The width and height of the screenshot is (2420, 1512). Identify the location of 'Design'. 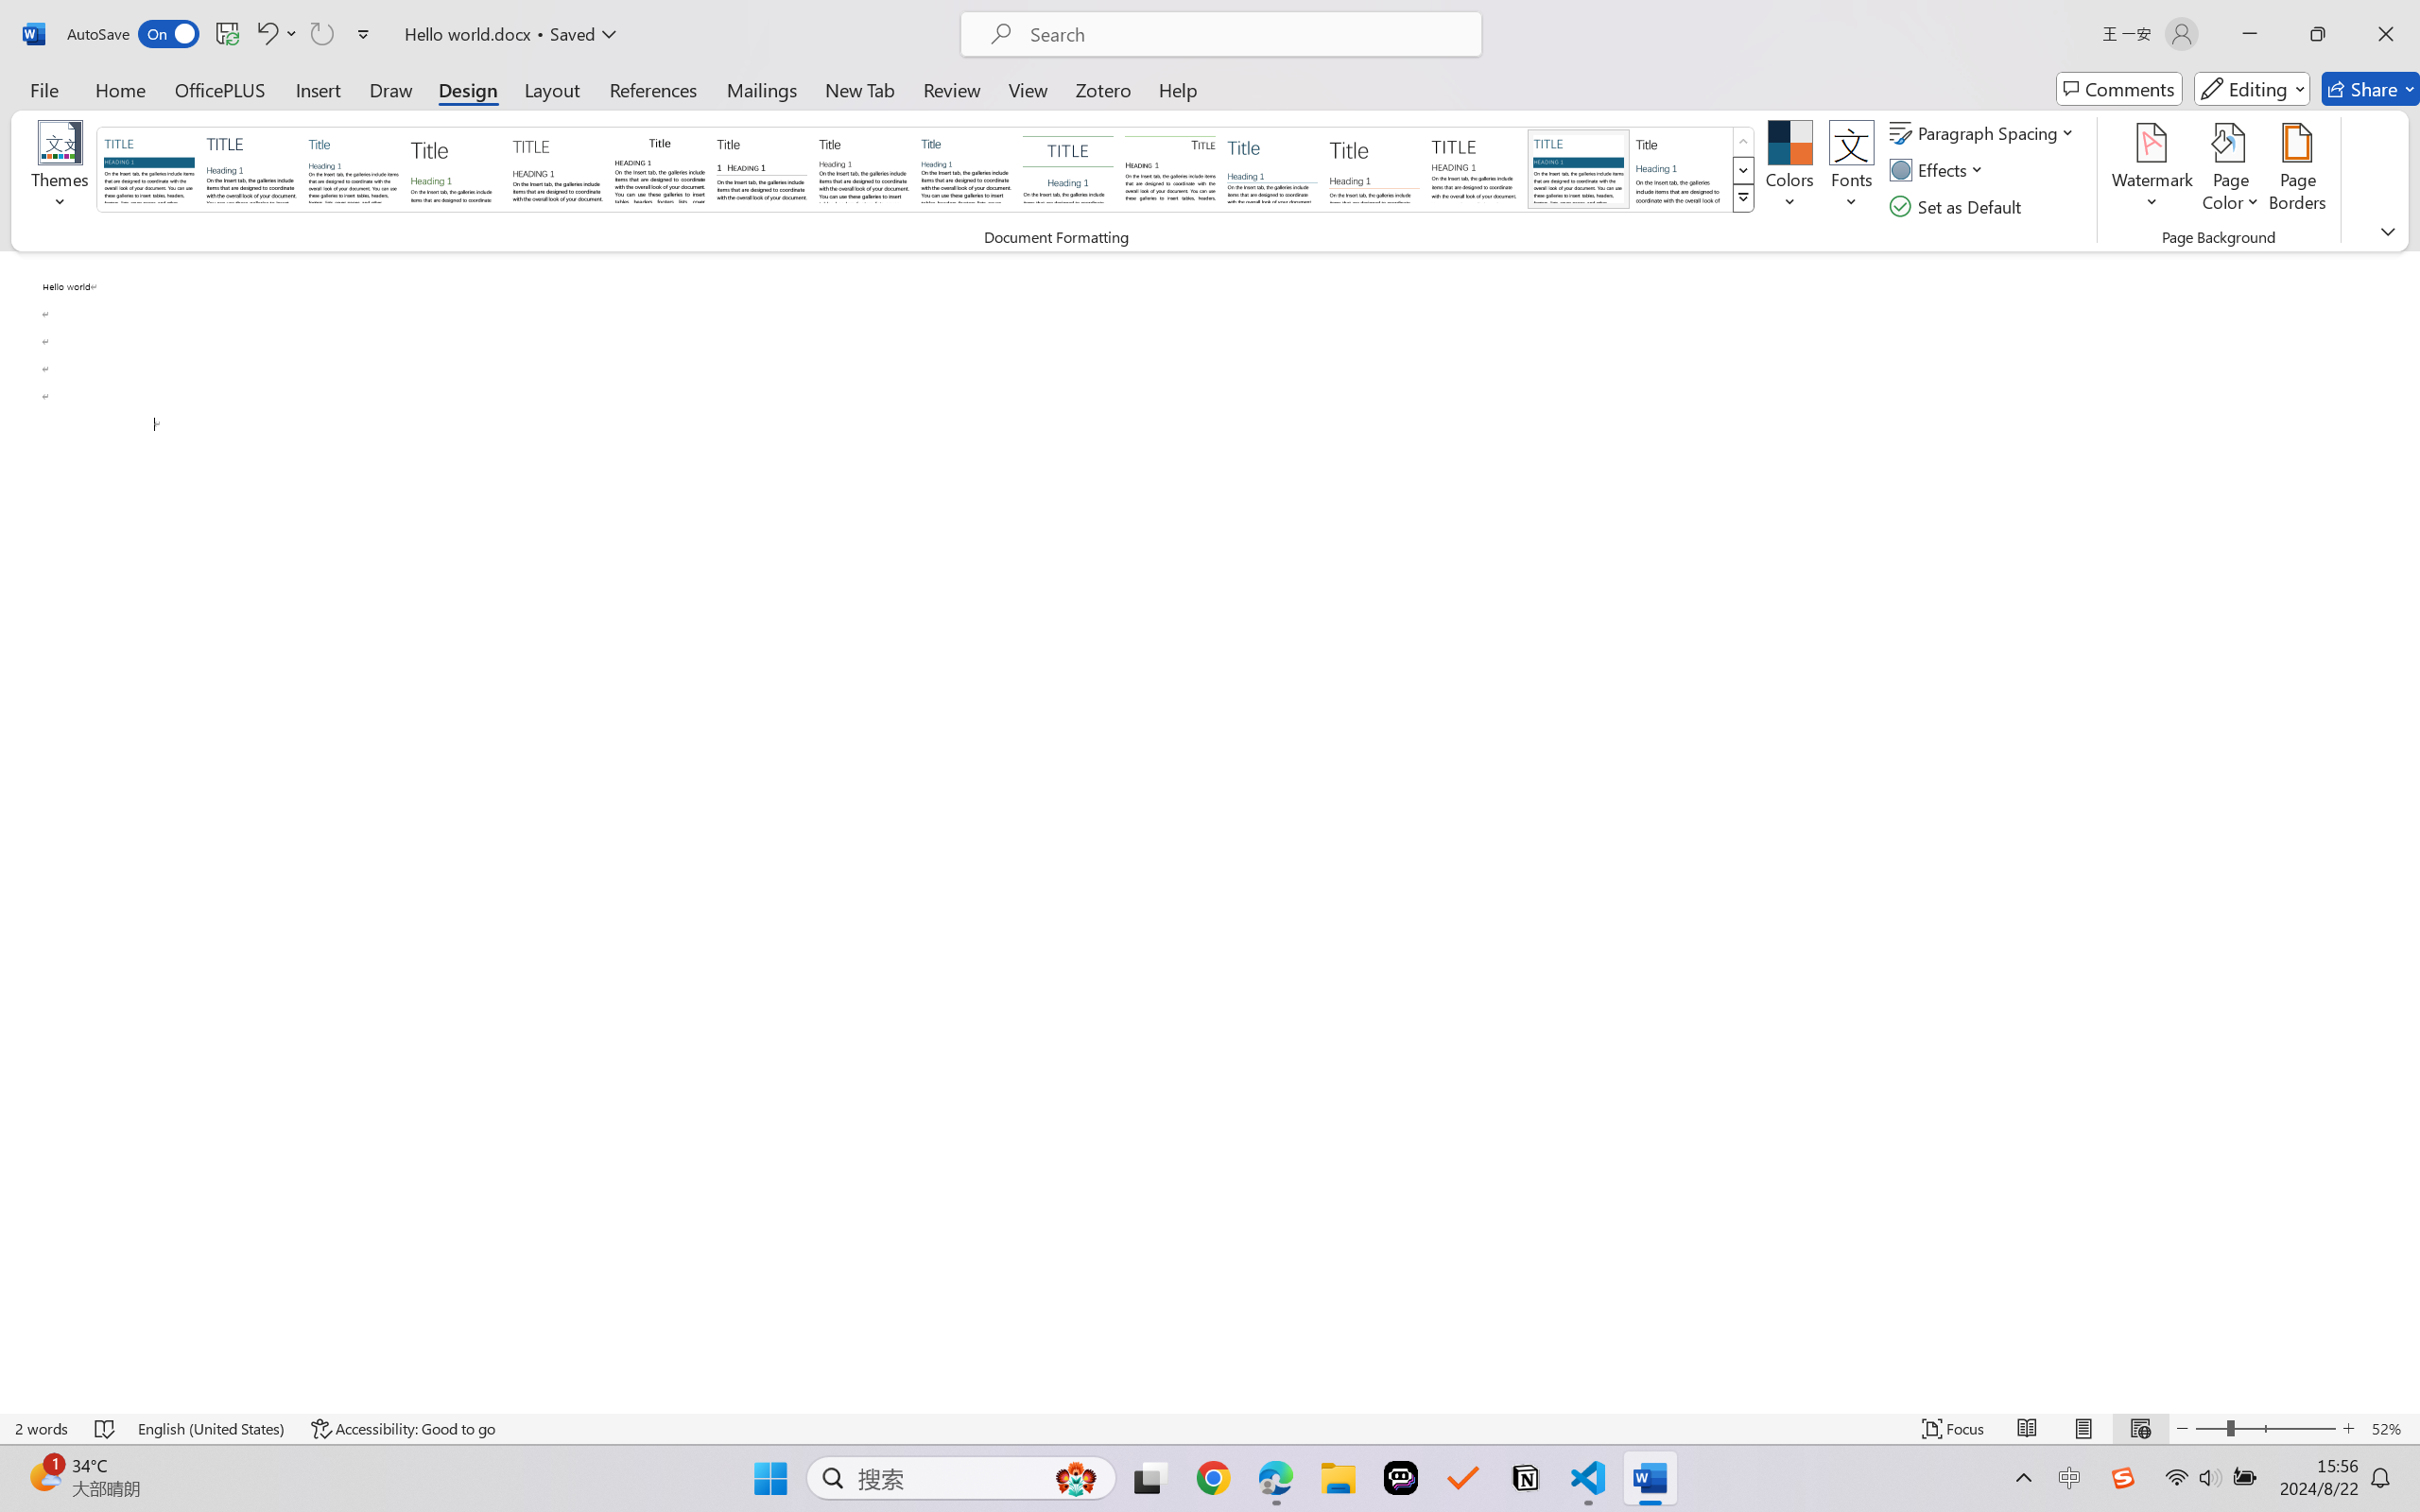
(467, 88).